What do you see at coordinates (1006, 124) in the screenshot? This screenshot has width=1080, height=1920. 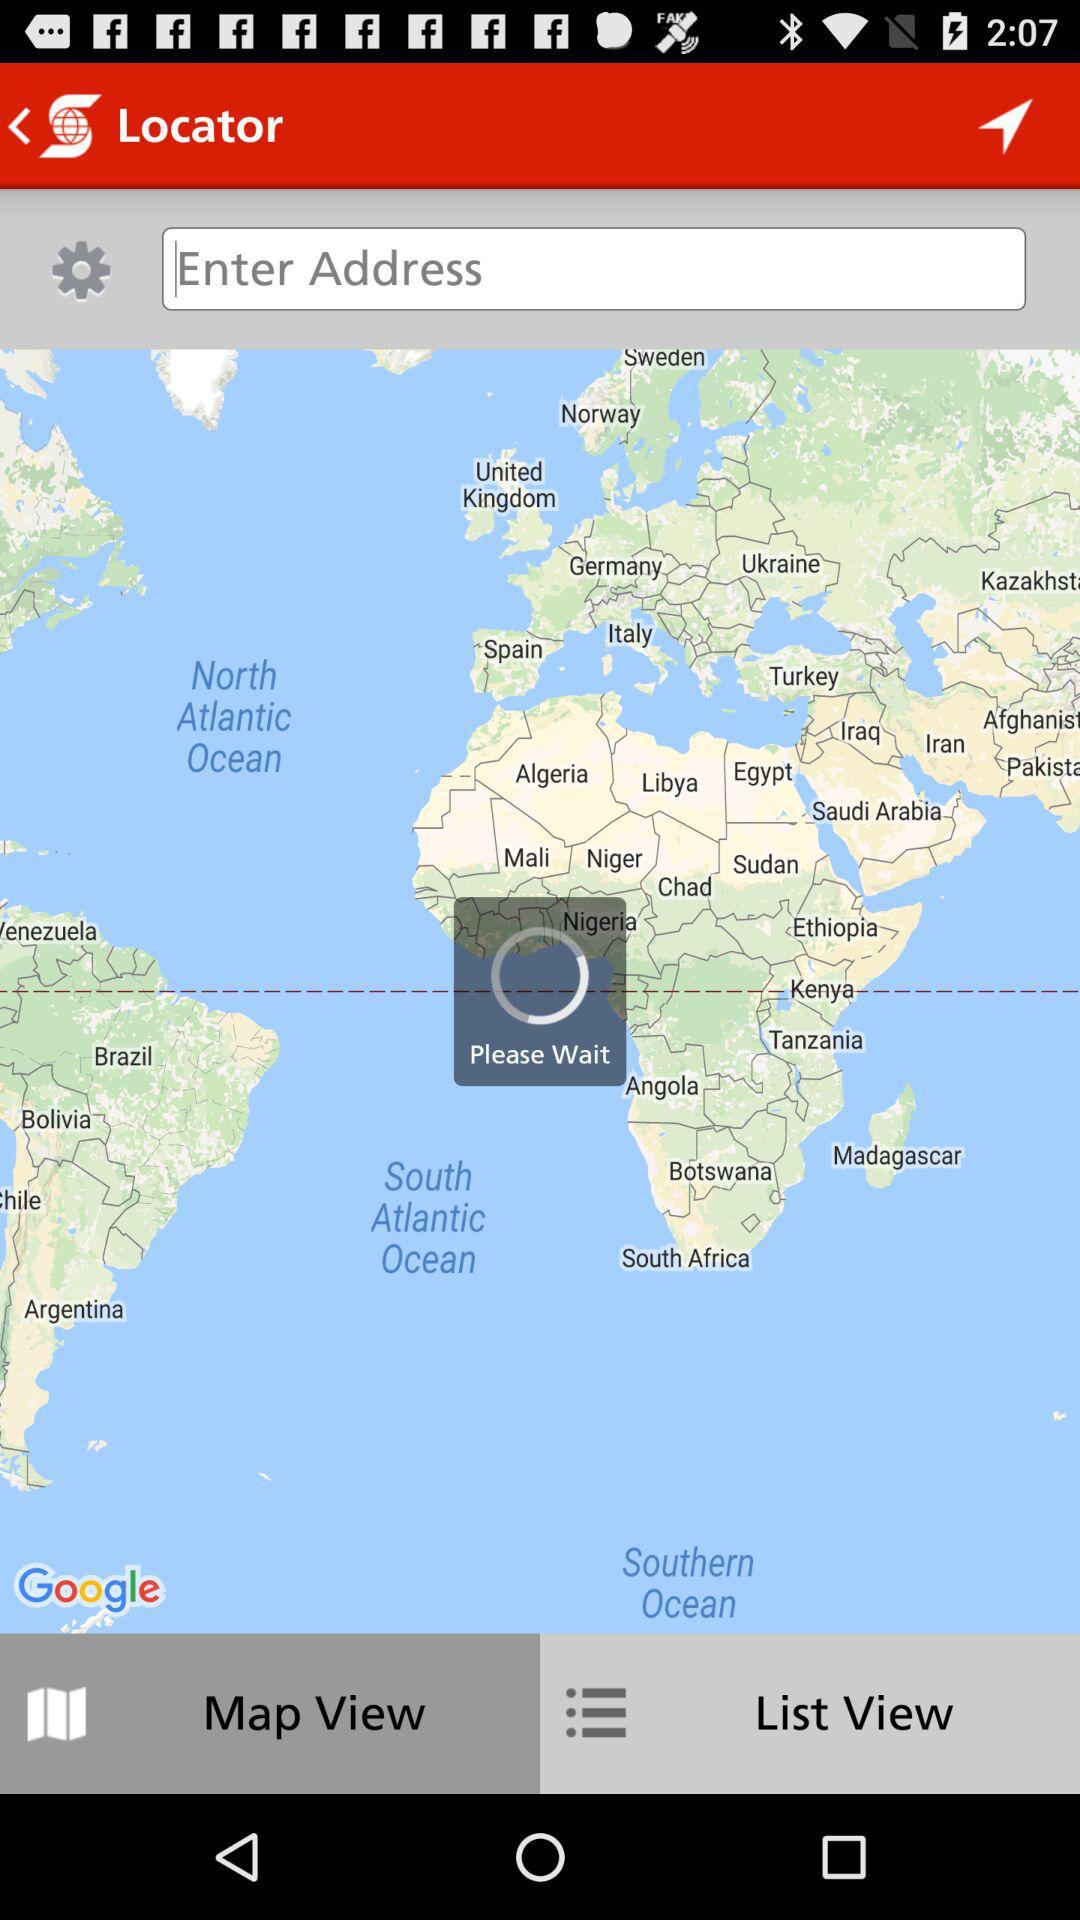 I see `icon to the right of the locator` at bounding box center [1006, 124].